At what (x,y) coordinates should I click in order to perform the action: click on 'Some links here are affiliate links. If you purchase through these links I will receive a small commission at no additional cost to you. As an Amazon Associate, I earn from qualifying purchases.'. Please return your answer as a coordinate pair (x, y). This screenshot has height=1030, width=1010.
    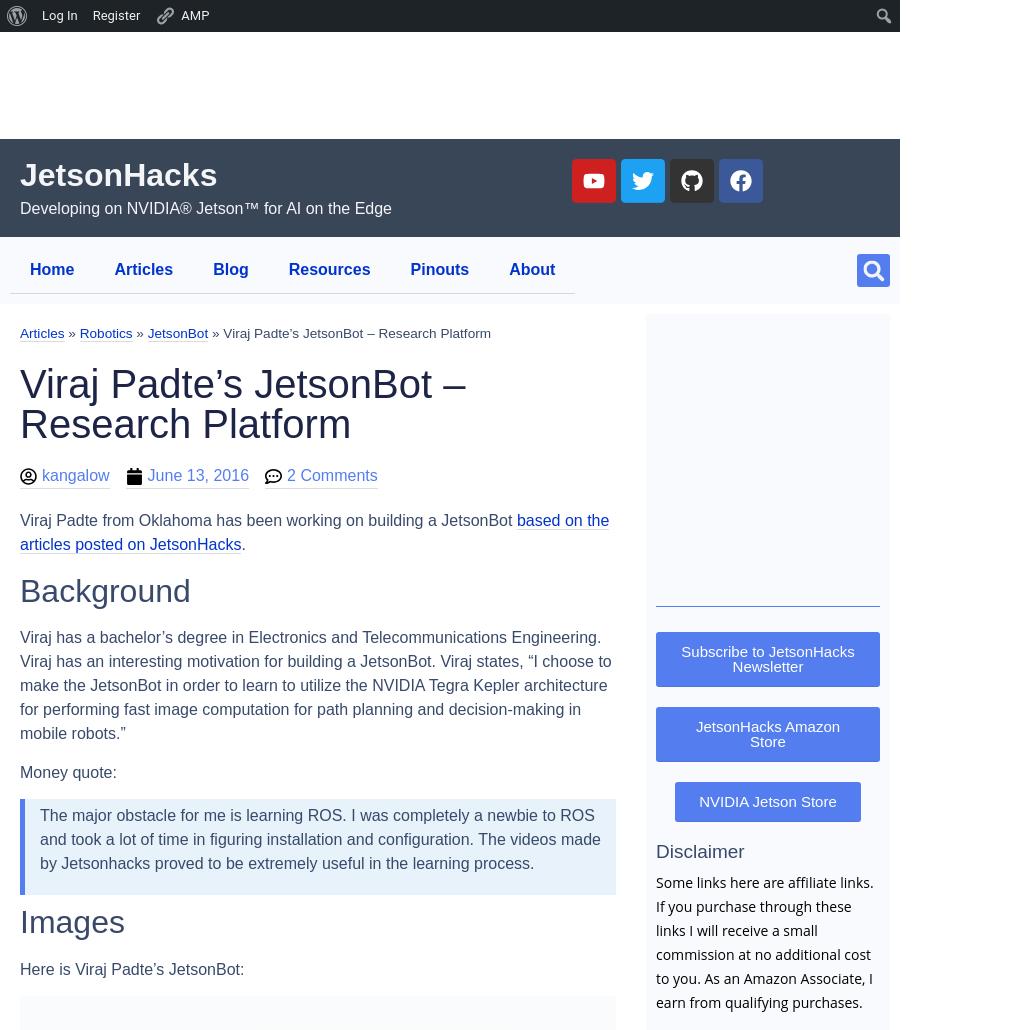
    Looking at the image, I should click on (764, 942).